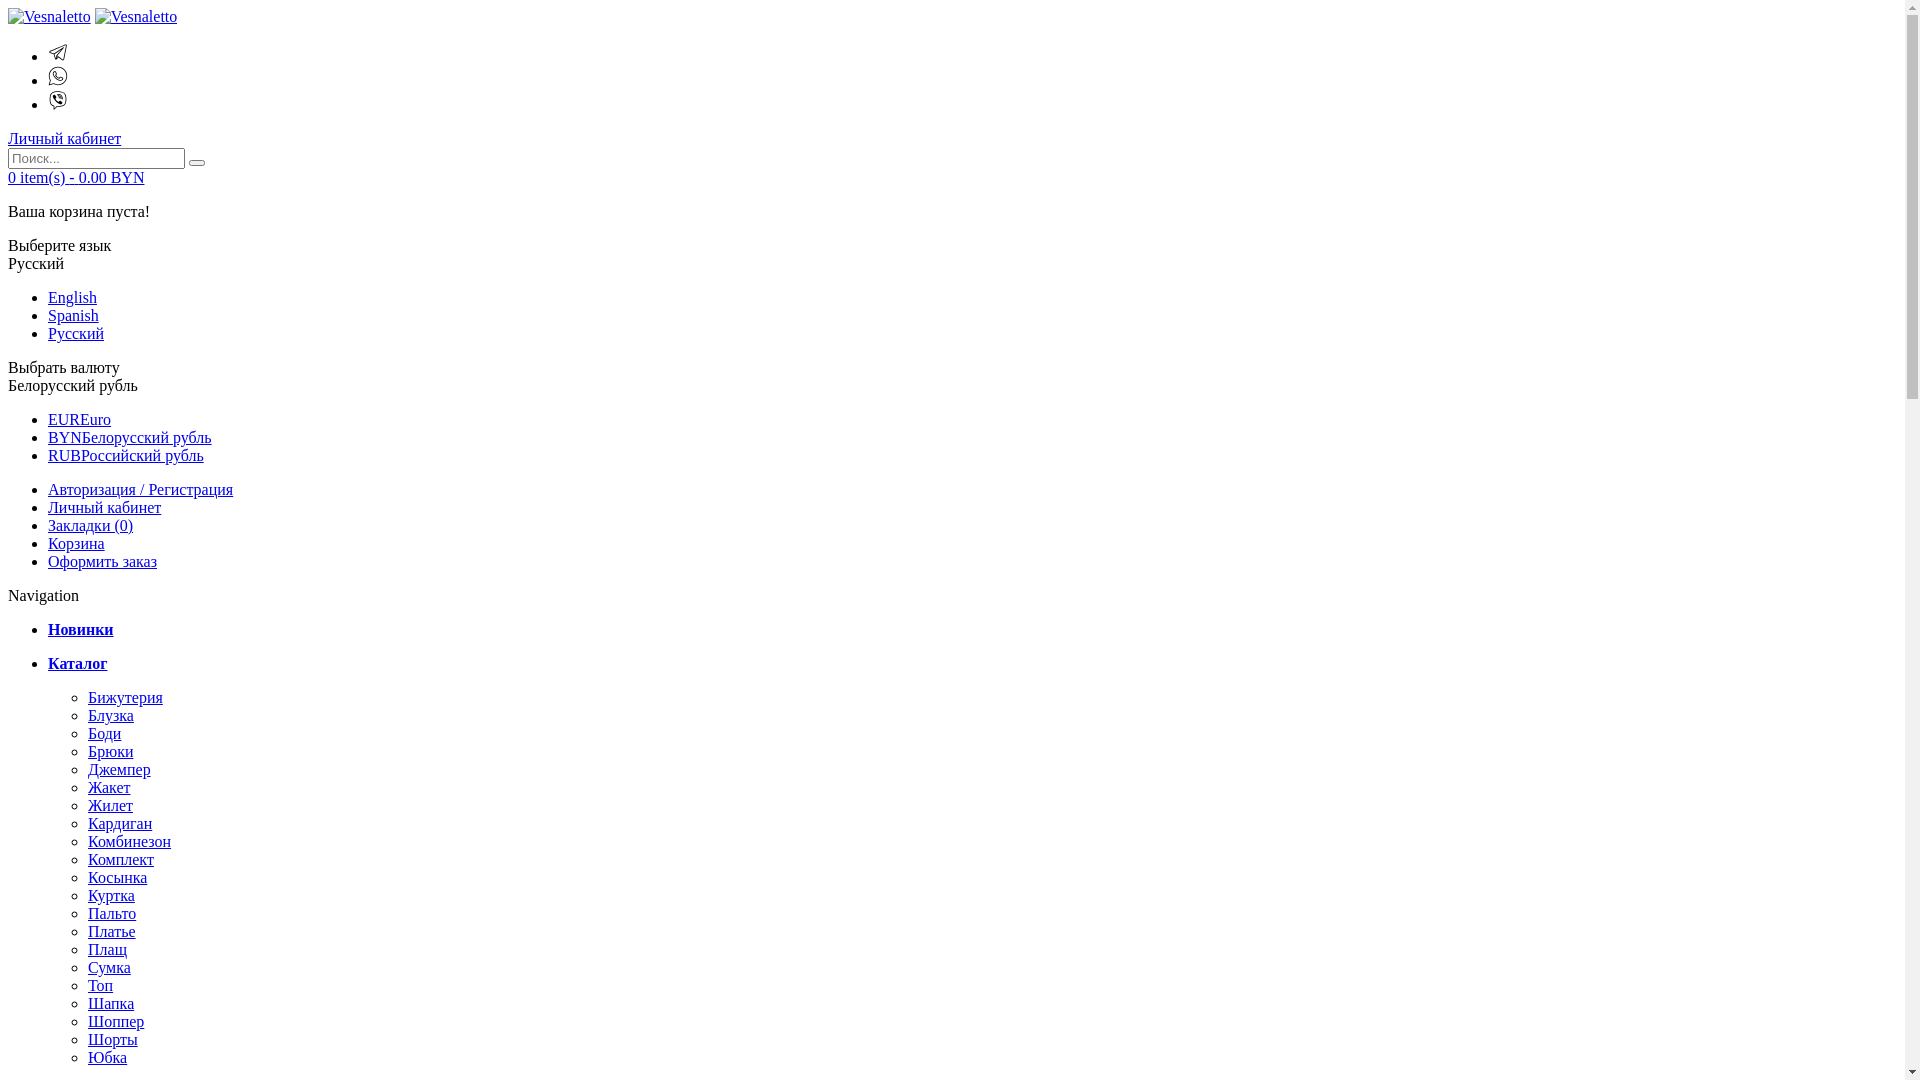 The image size is (1920, 1080). What do you see at coordinates (188, 161) in the screenshot?
I see `'Search'` at bounding box center [188, 161].